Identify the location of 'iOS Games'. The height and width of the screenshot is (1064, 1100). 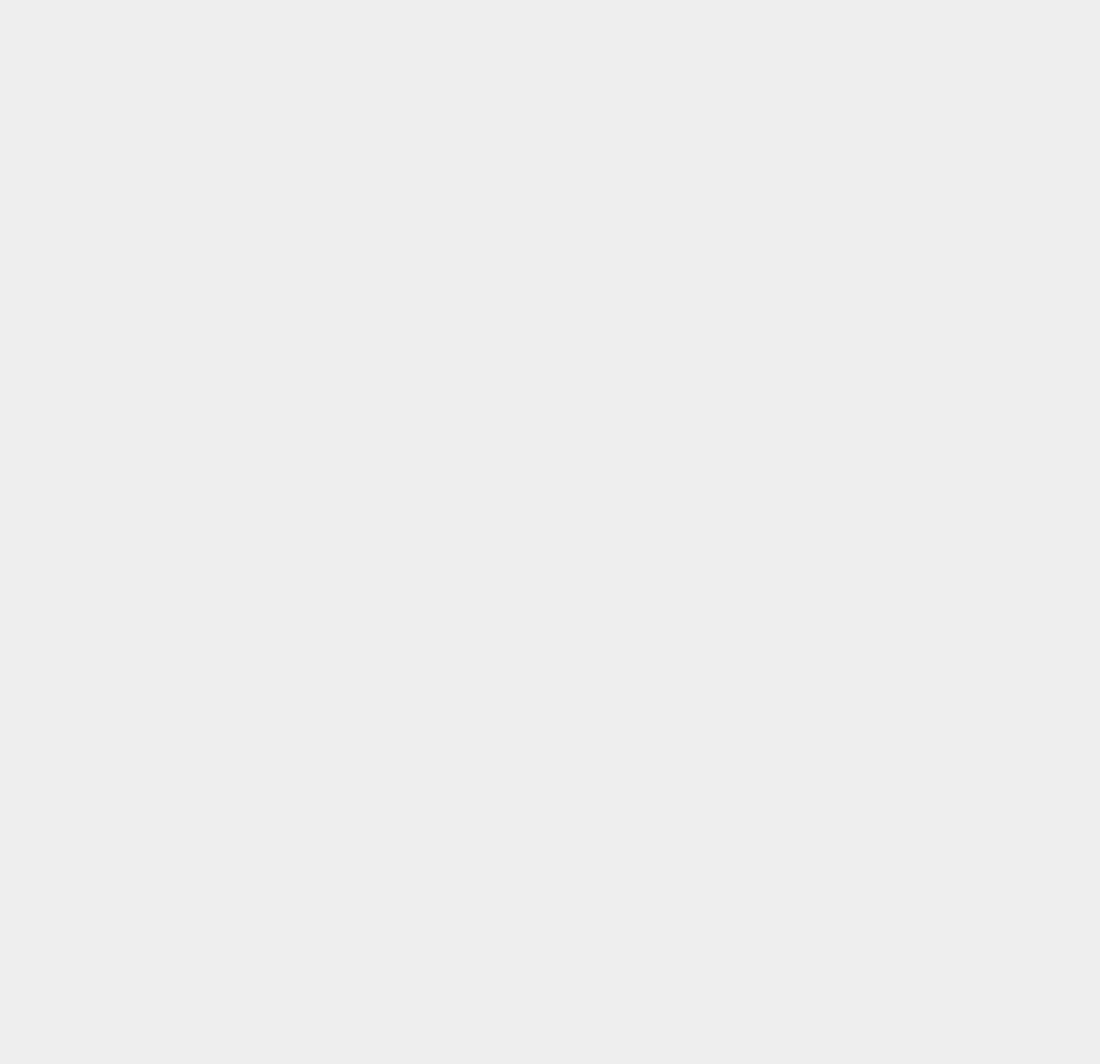
(812, 619).